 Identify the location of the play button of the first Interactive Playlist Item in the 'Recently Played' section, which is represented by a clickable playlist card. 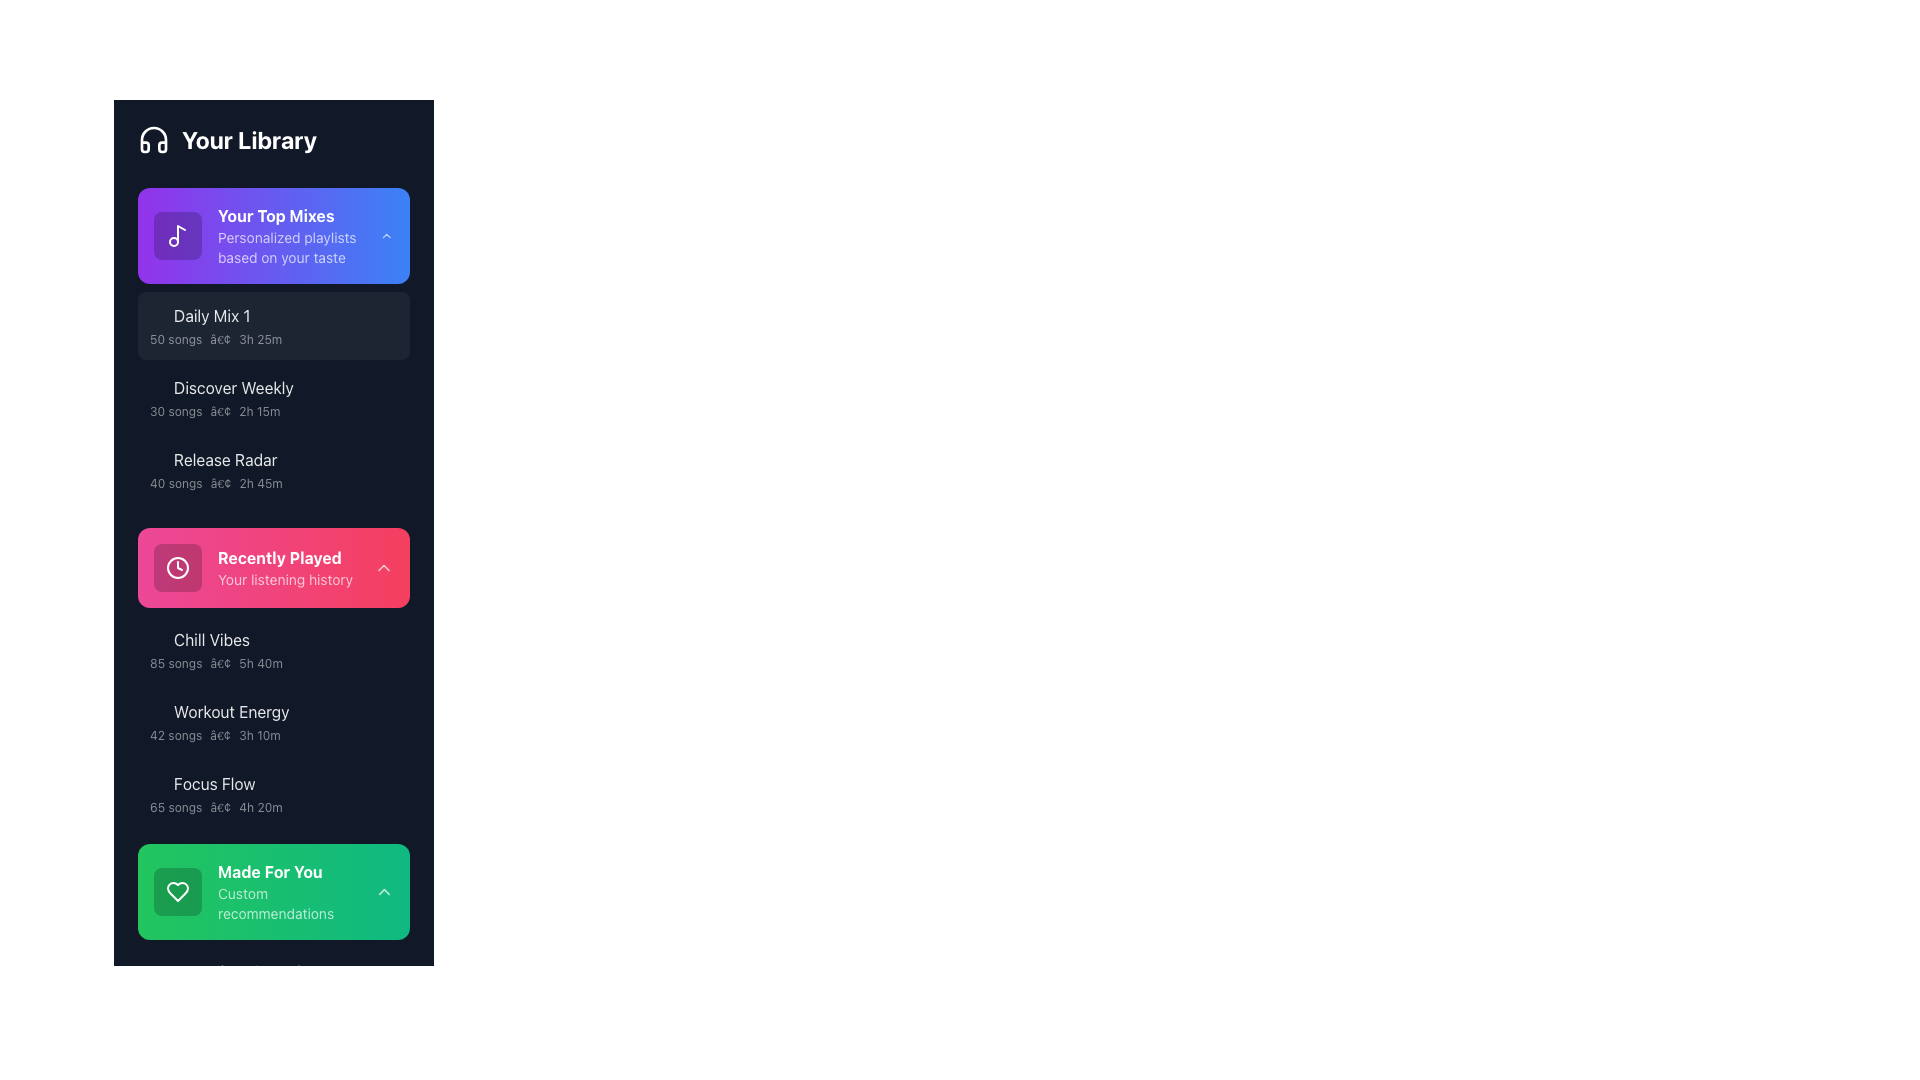
(263, 640).